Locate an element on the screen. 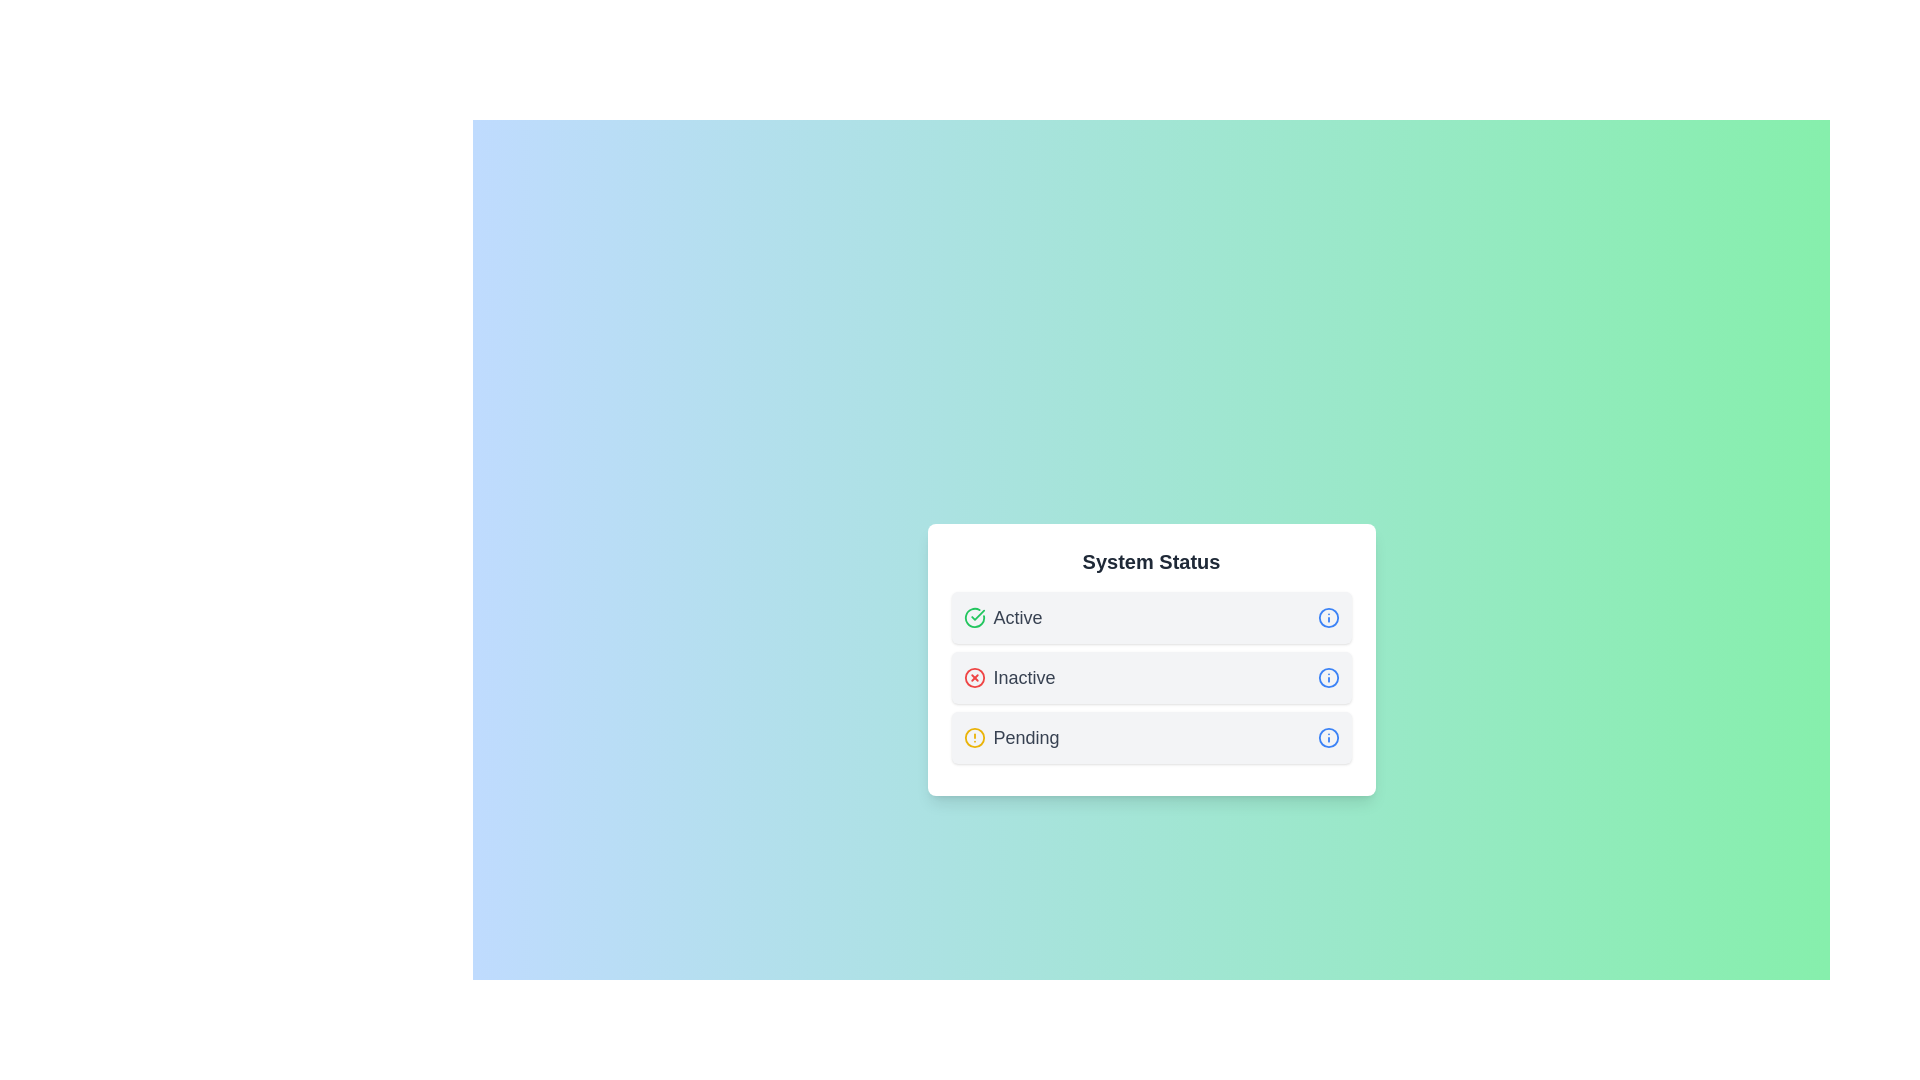  the green circular icon with a checkmark inside, which is part of the 'Active' row in the list of statuses is located at coordinates (974, 616).